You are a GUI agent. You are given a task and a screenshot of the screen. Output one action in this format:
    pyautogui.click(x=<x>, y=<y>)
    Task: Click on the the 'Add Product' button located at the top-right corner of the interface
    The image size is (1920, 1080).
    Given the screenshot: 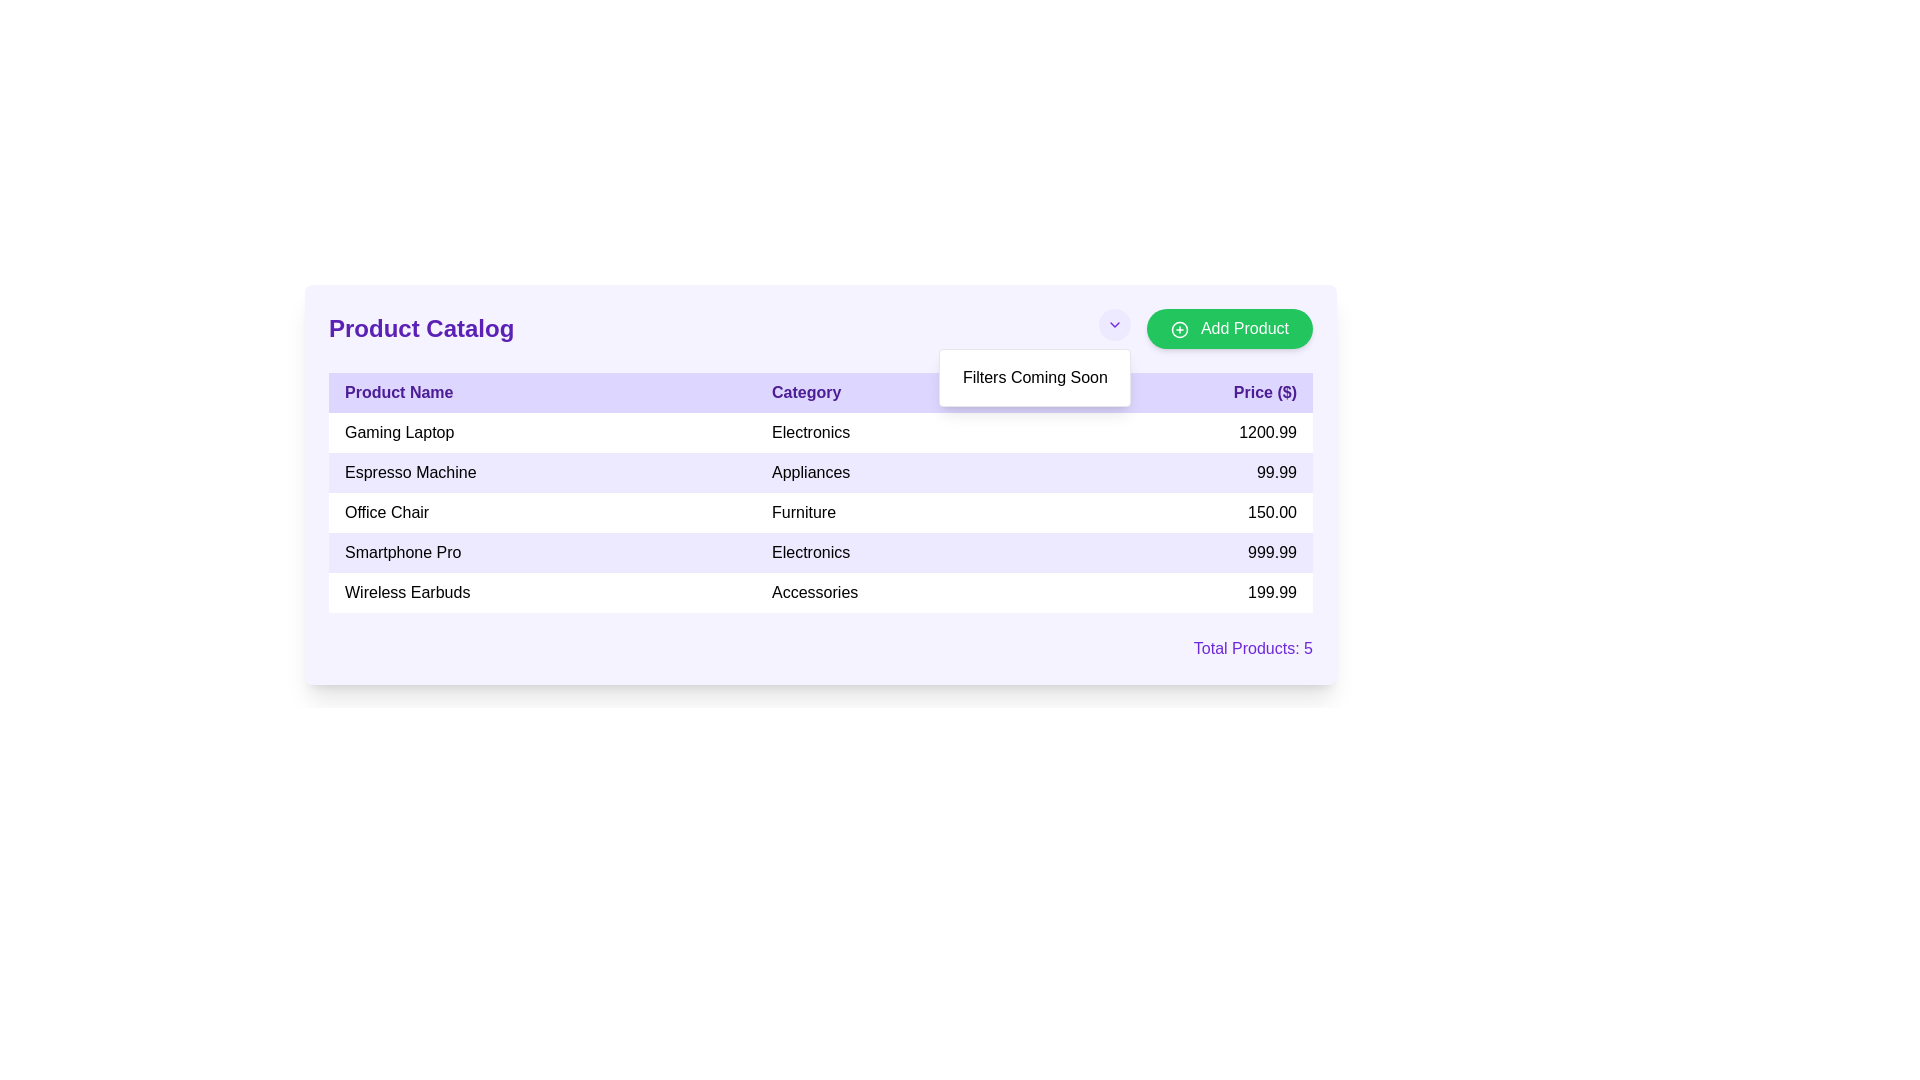 What is the action you would take?
    pyautogui.click(x=1228, y=327)
    